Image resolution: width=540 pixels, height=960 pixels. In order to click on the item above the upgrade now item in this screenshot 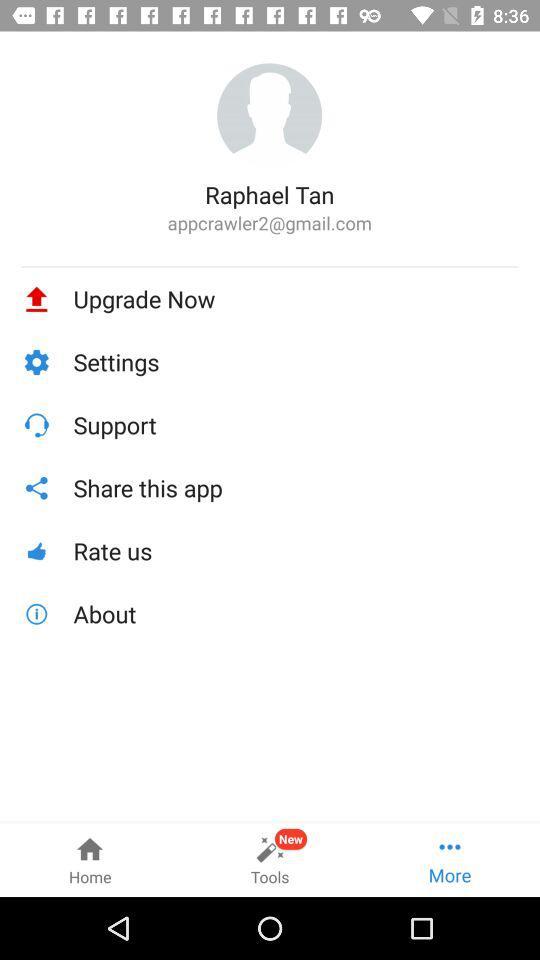, I will do `click(270, 265)`.